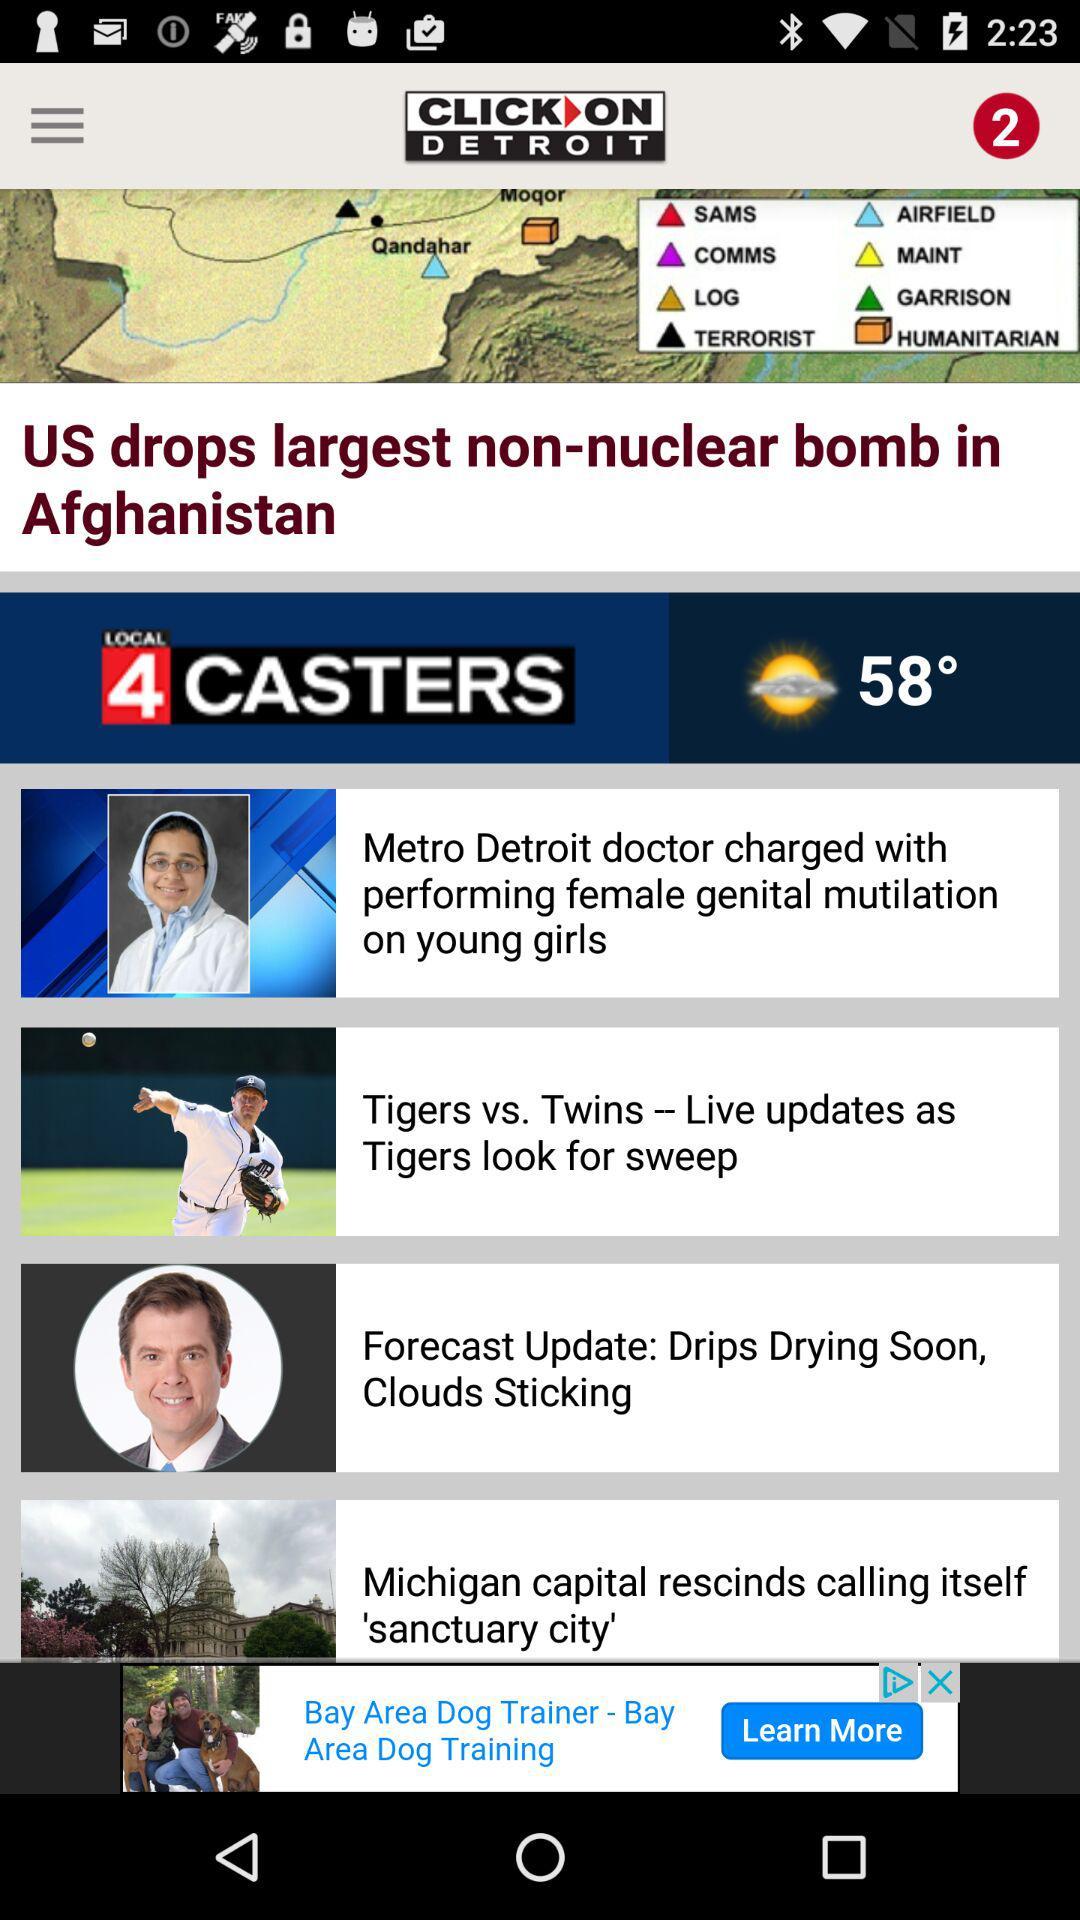 This screenshot has width=1080, height=1920. What do you see at coordinates (540, 1727) in the screenshot?
I see `open advertisement` at bounding box center [540, 1727].